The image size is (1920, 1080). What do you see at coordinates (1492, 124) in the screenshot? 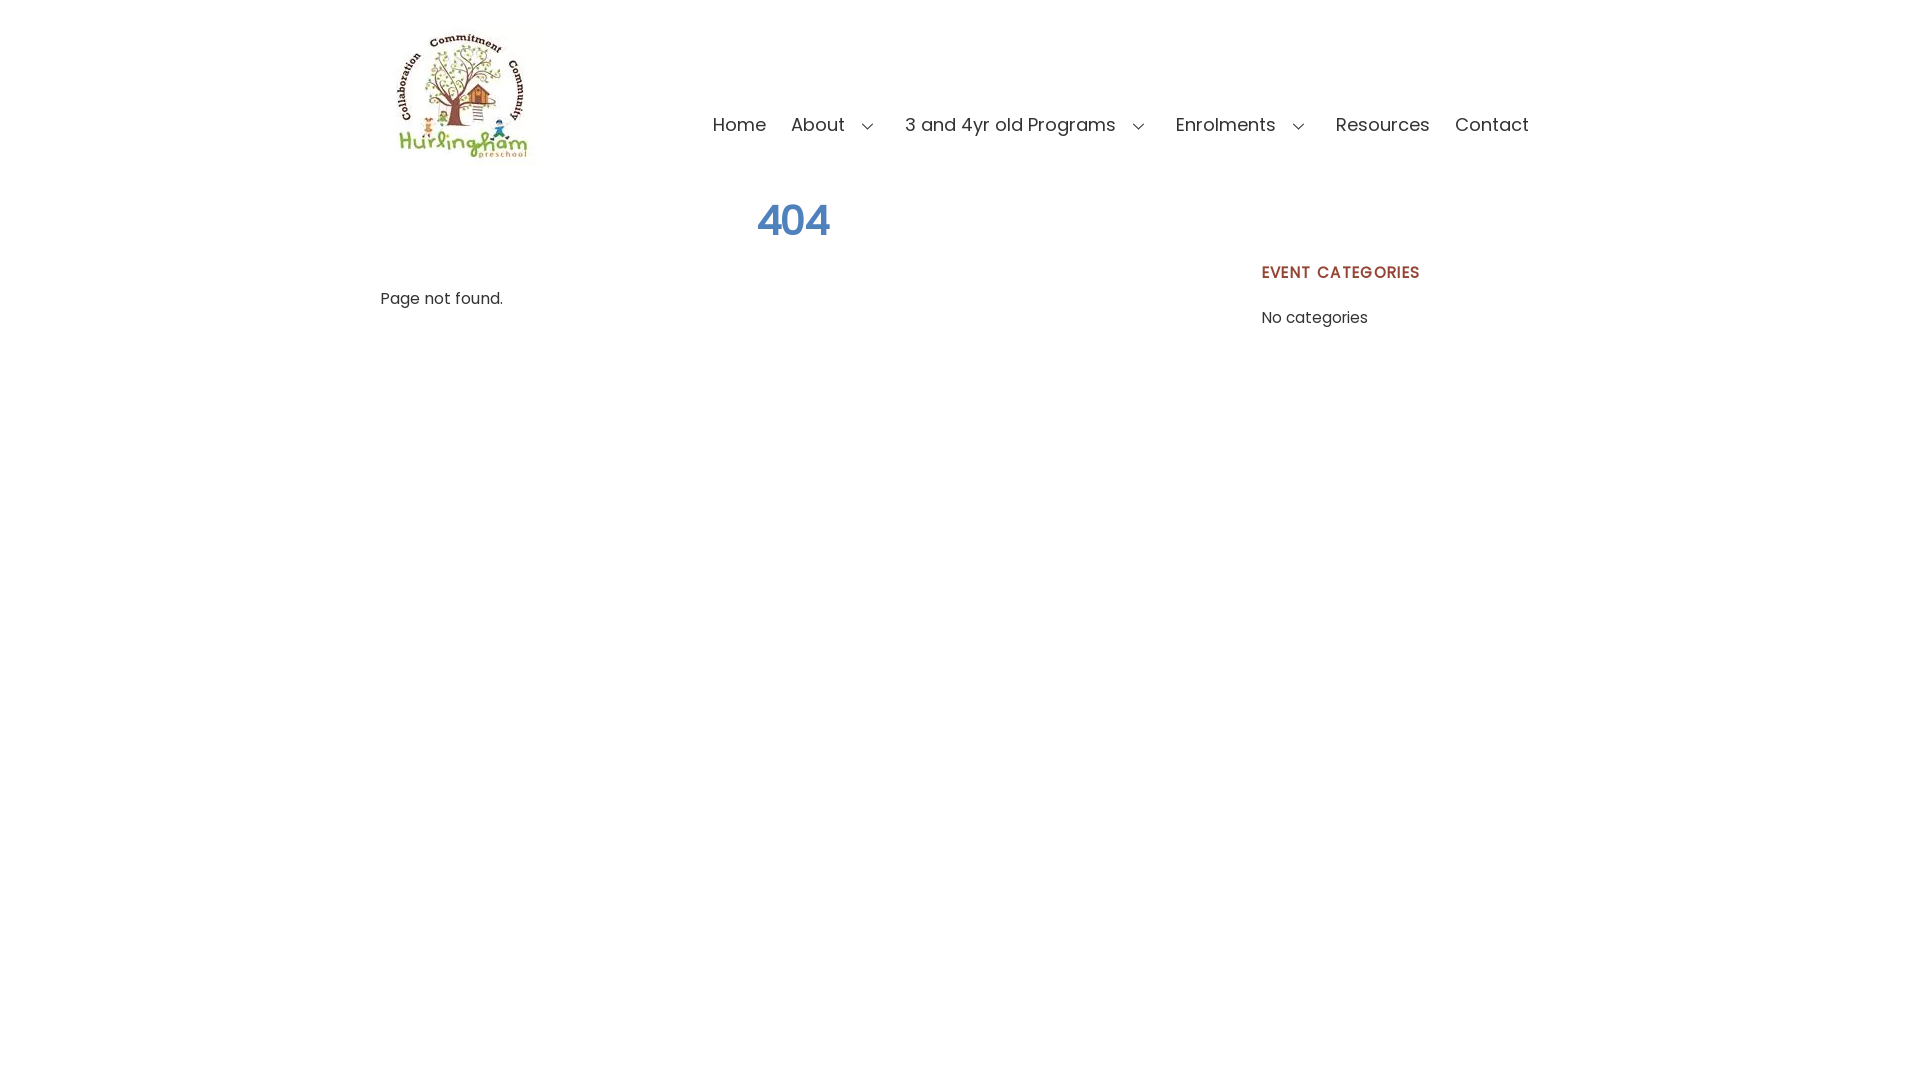
I see `'Contact'` at bounding box center [1492, 124].